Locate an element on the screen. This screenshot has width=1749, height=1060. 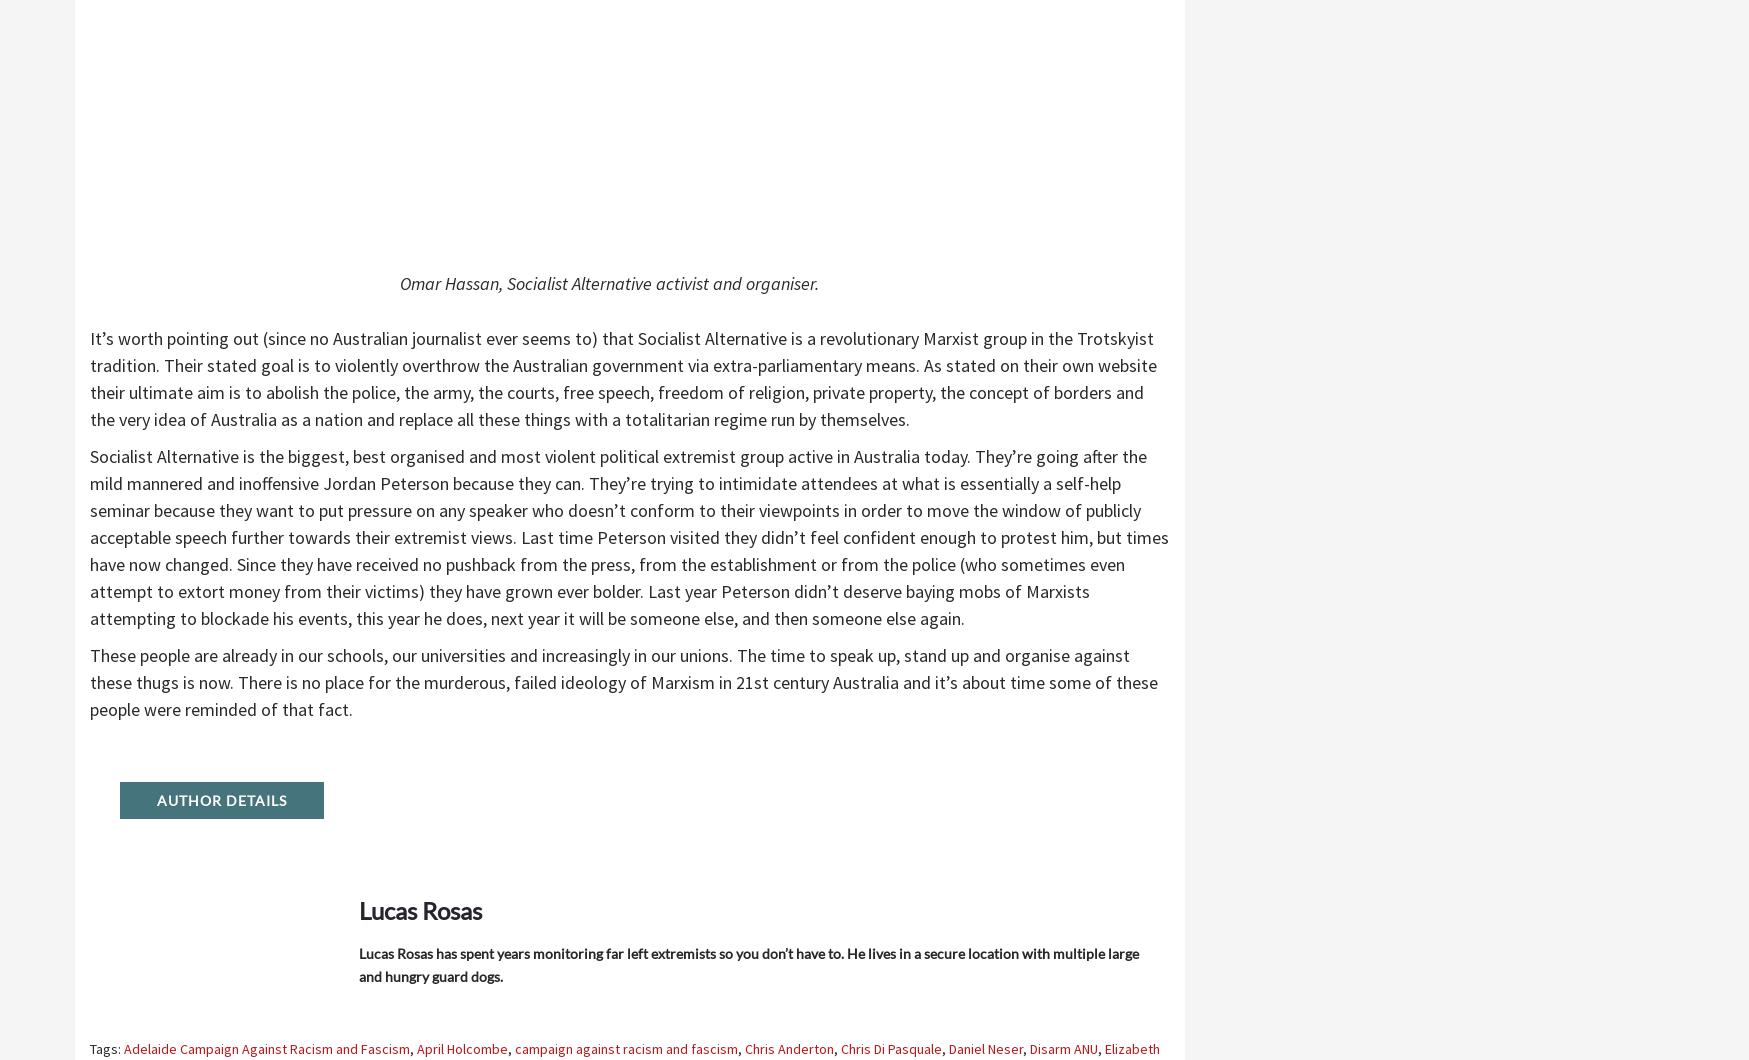
'Disarm ANU' is located at coordinates (1063, 1047).